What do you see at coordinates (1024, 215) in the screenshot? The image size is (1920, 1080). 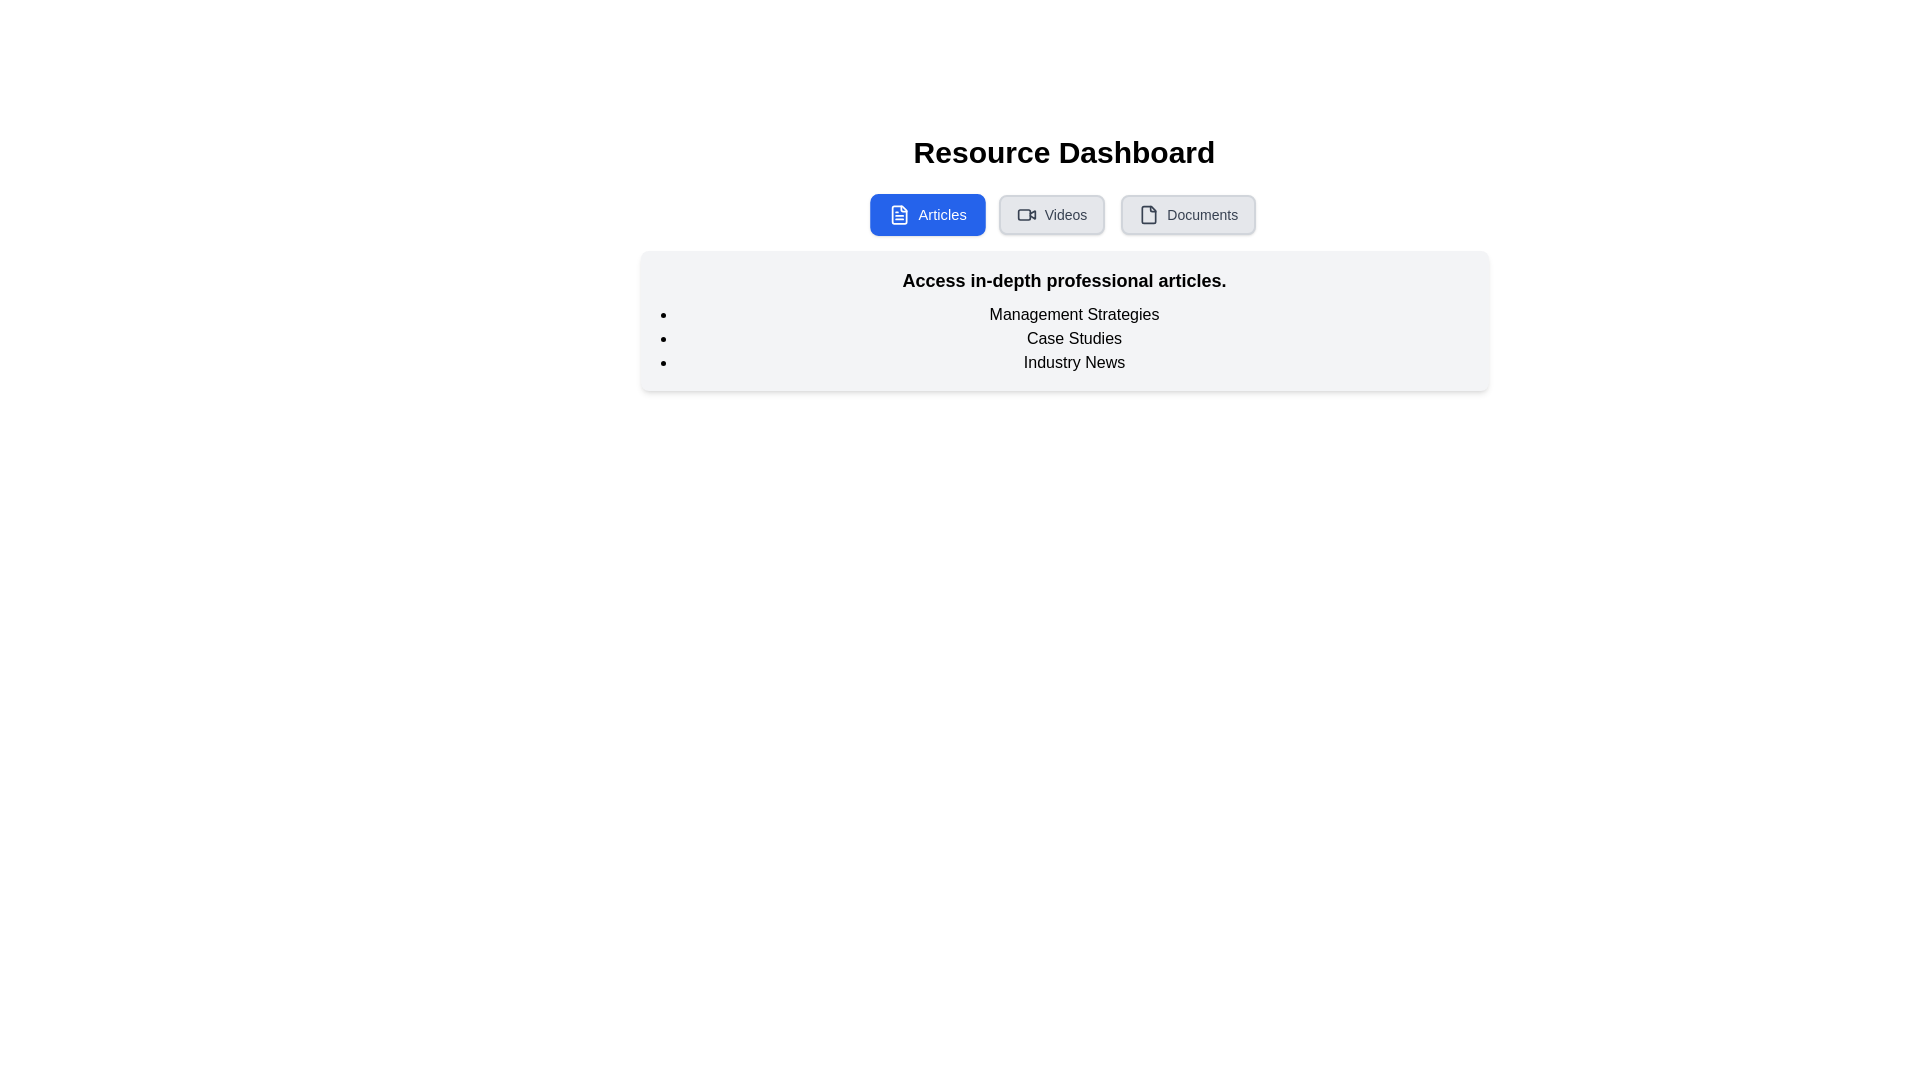 I see `the SVG rectangle element within the video icon that represents the button for accessing video content, located in the central interface between the 'Articles' and 'Documents' buttons` at bounding box center [1024, 215].